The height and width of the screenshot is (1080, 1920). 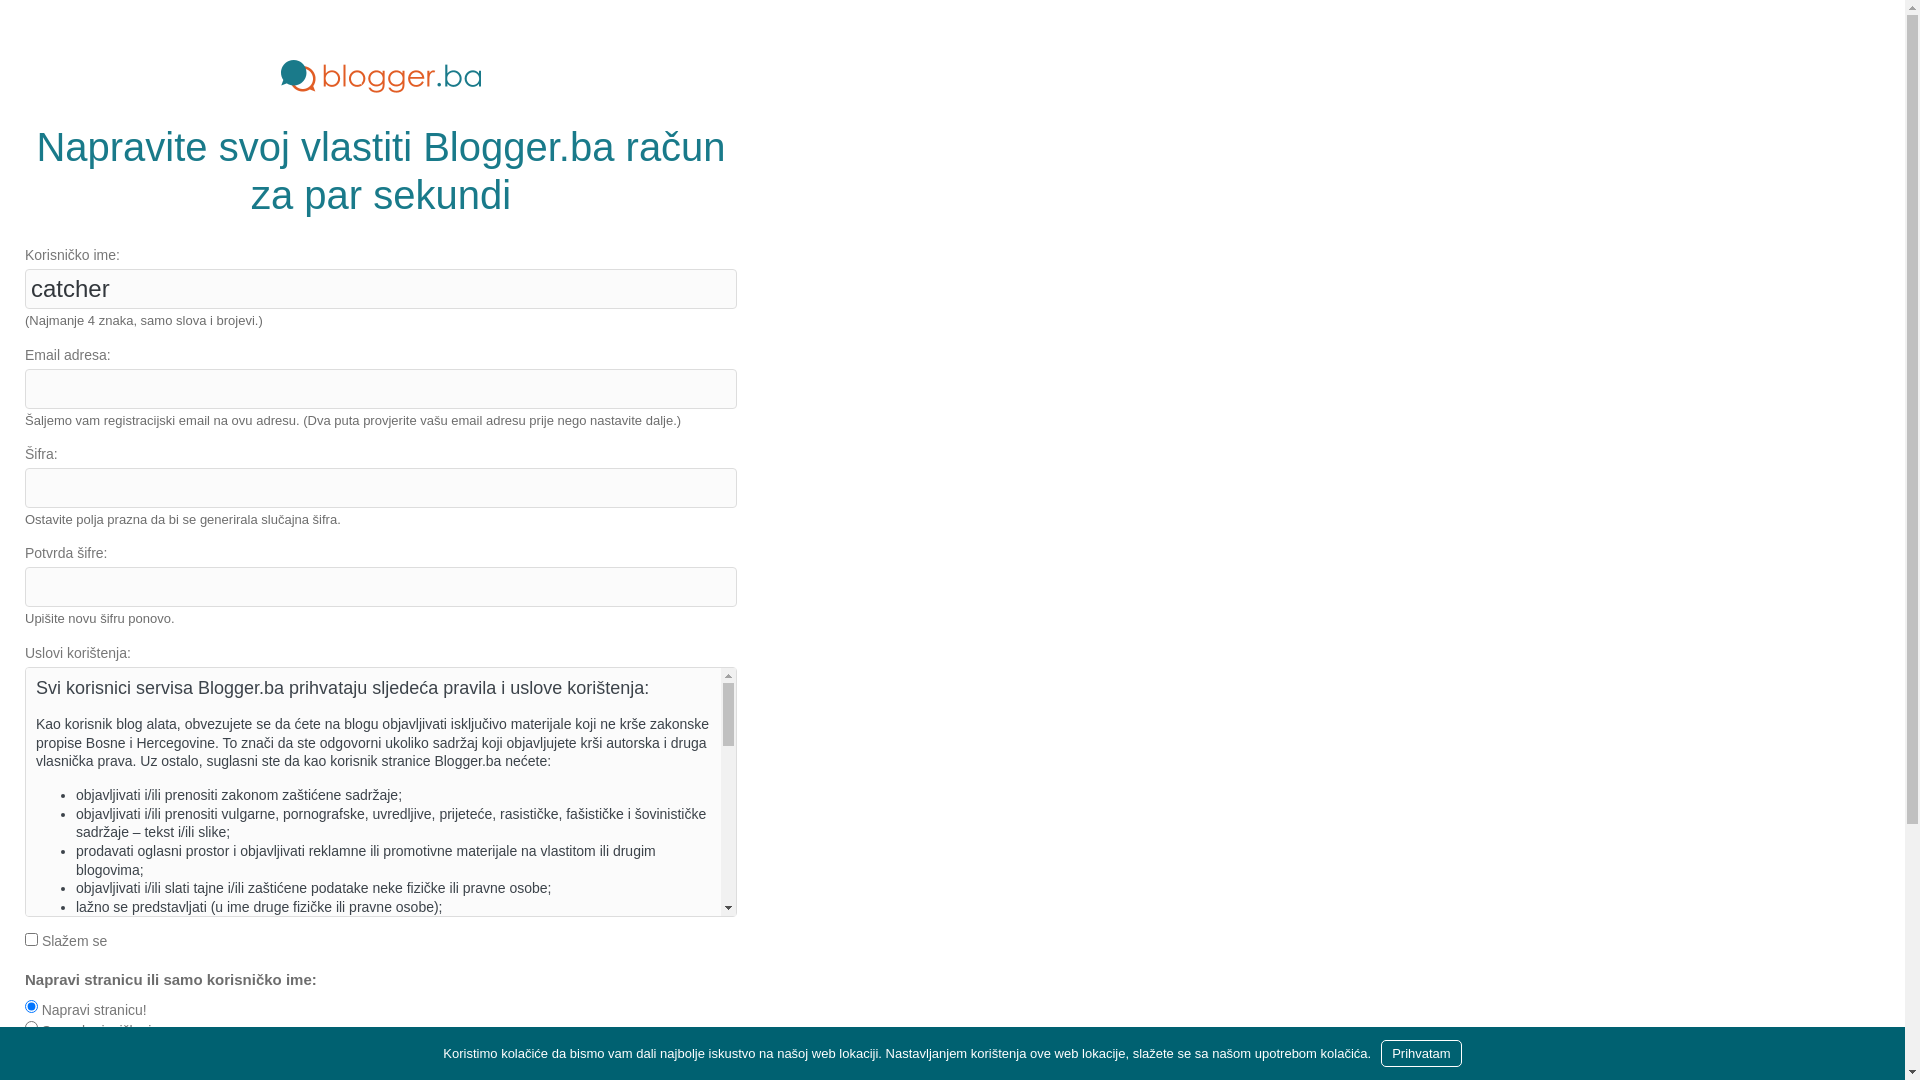 What do you see at coordinates (1420, 1052) in the screenshot?
I see `'Prihvatam'` at bounding box center [1420, 1052].